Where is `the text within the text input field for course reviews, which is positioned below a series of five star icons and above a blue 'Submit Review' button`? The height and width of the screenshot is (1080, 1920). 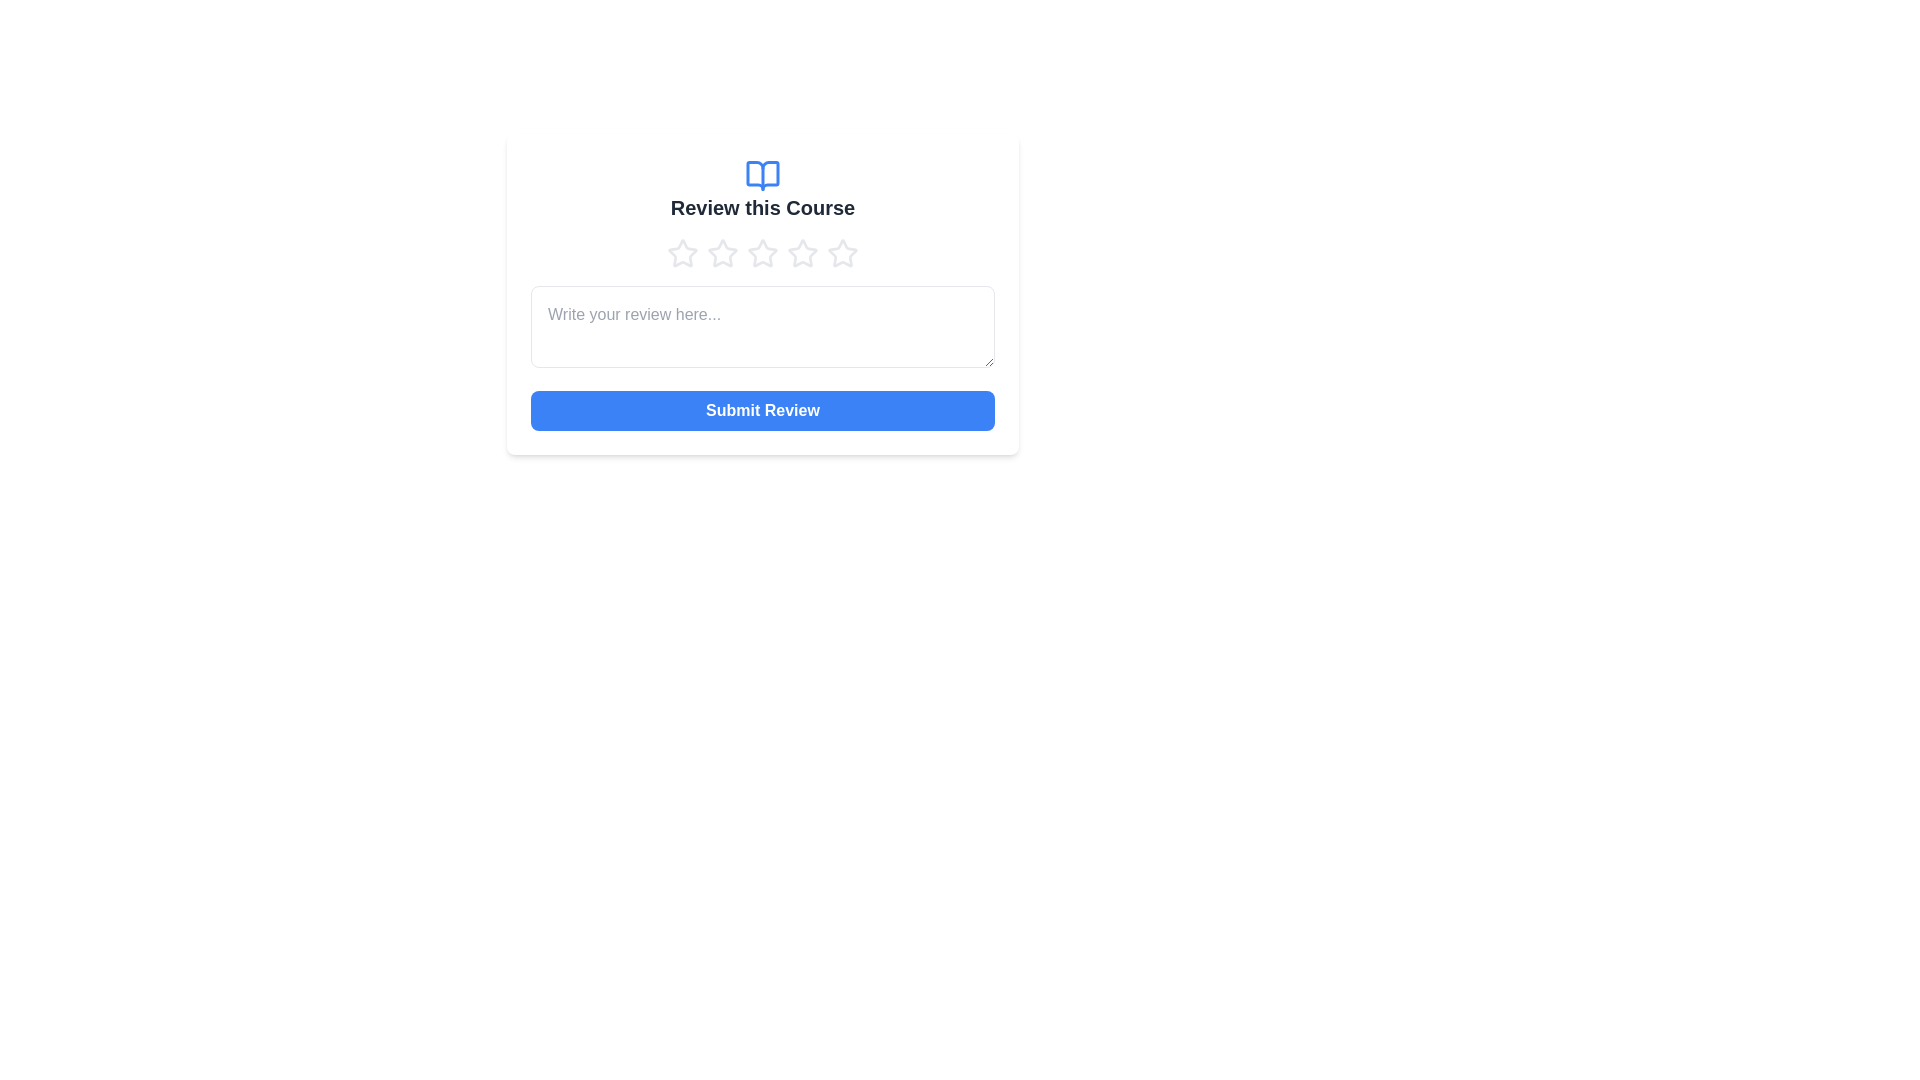
the text within the text input field for course reviews, which is positioned below a series of five star icons and above a blue 'Submit Review' button is located at coordinates (762, 294).